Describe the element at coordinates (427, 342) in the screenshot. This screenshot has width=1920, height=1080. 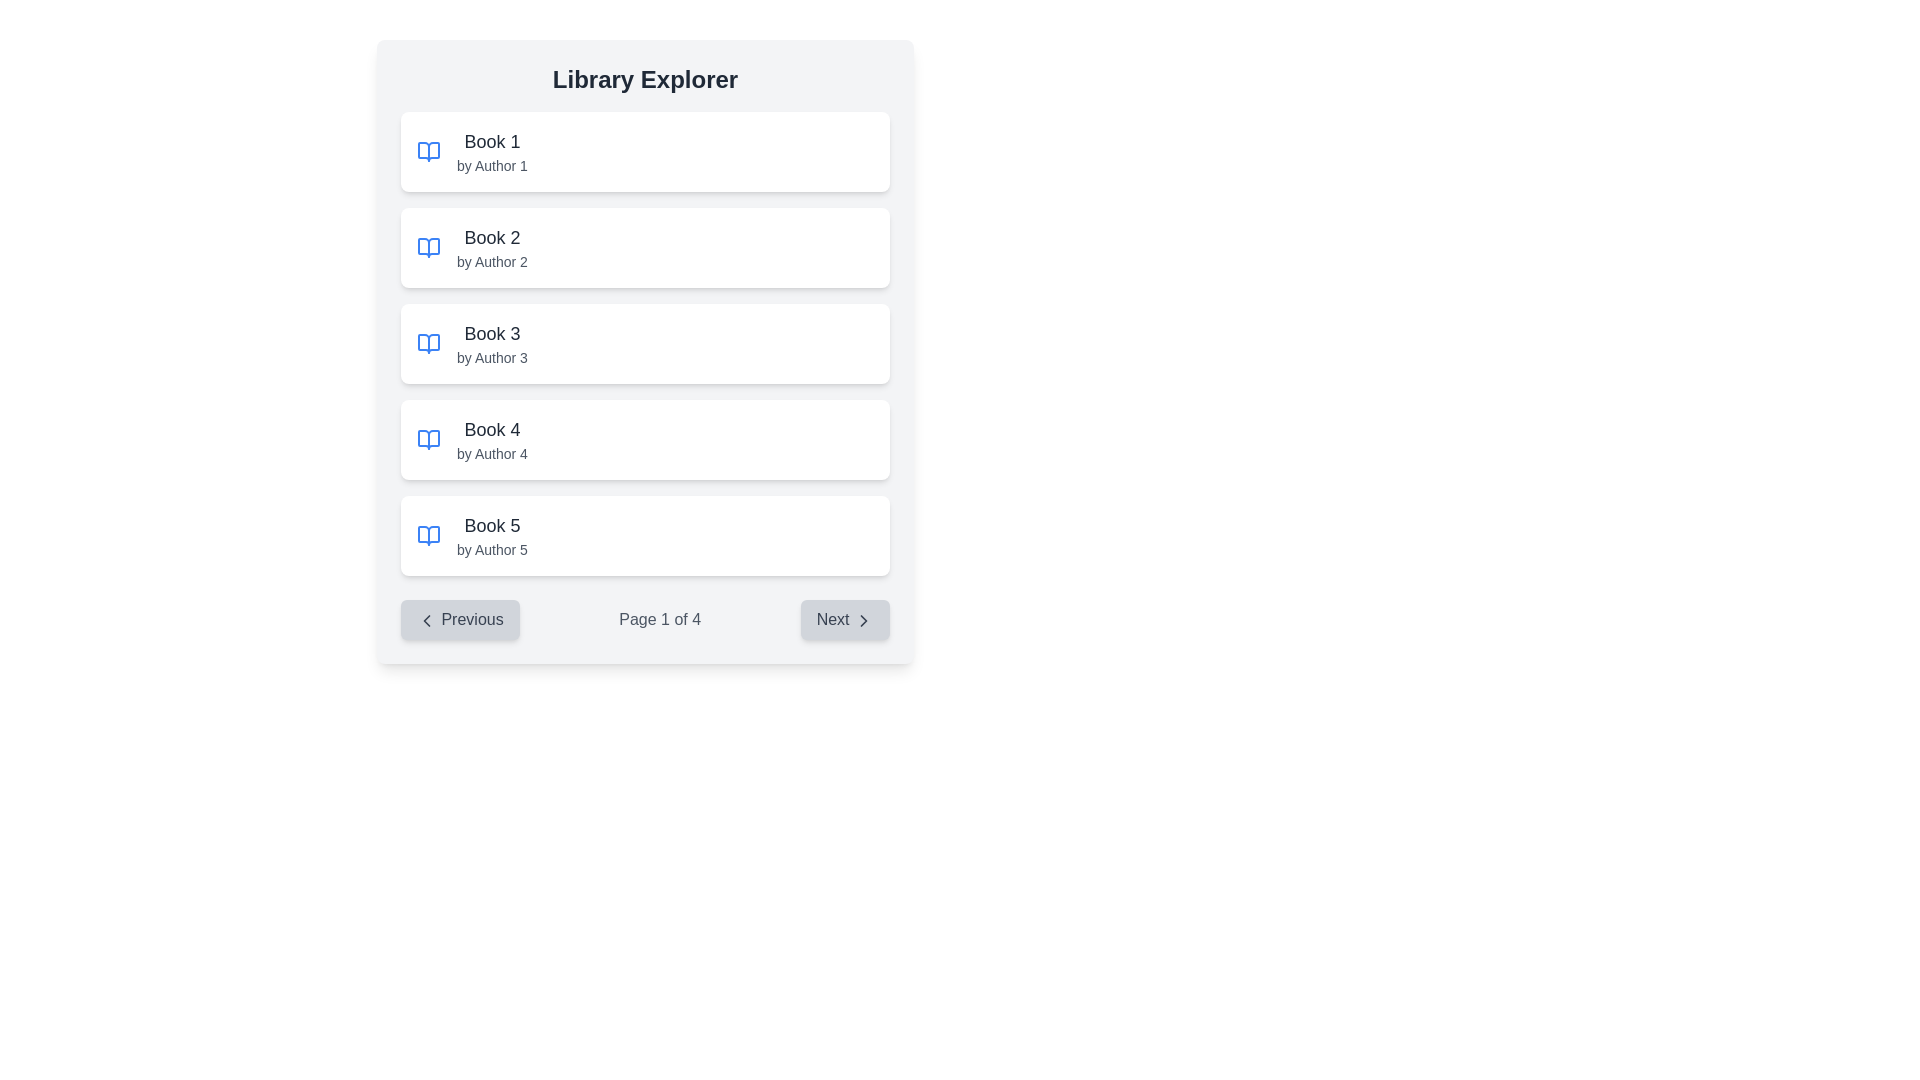
I see `the blue book icon representing 'Book 3'` at that location.